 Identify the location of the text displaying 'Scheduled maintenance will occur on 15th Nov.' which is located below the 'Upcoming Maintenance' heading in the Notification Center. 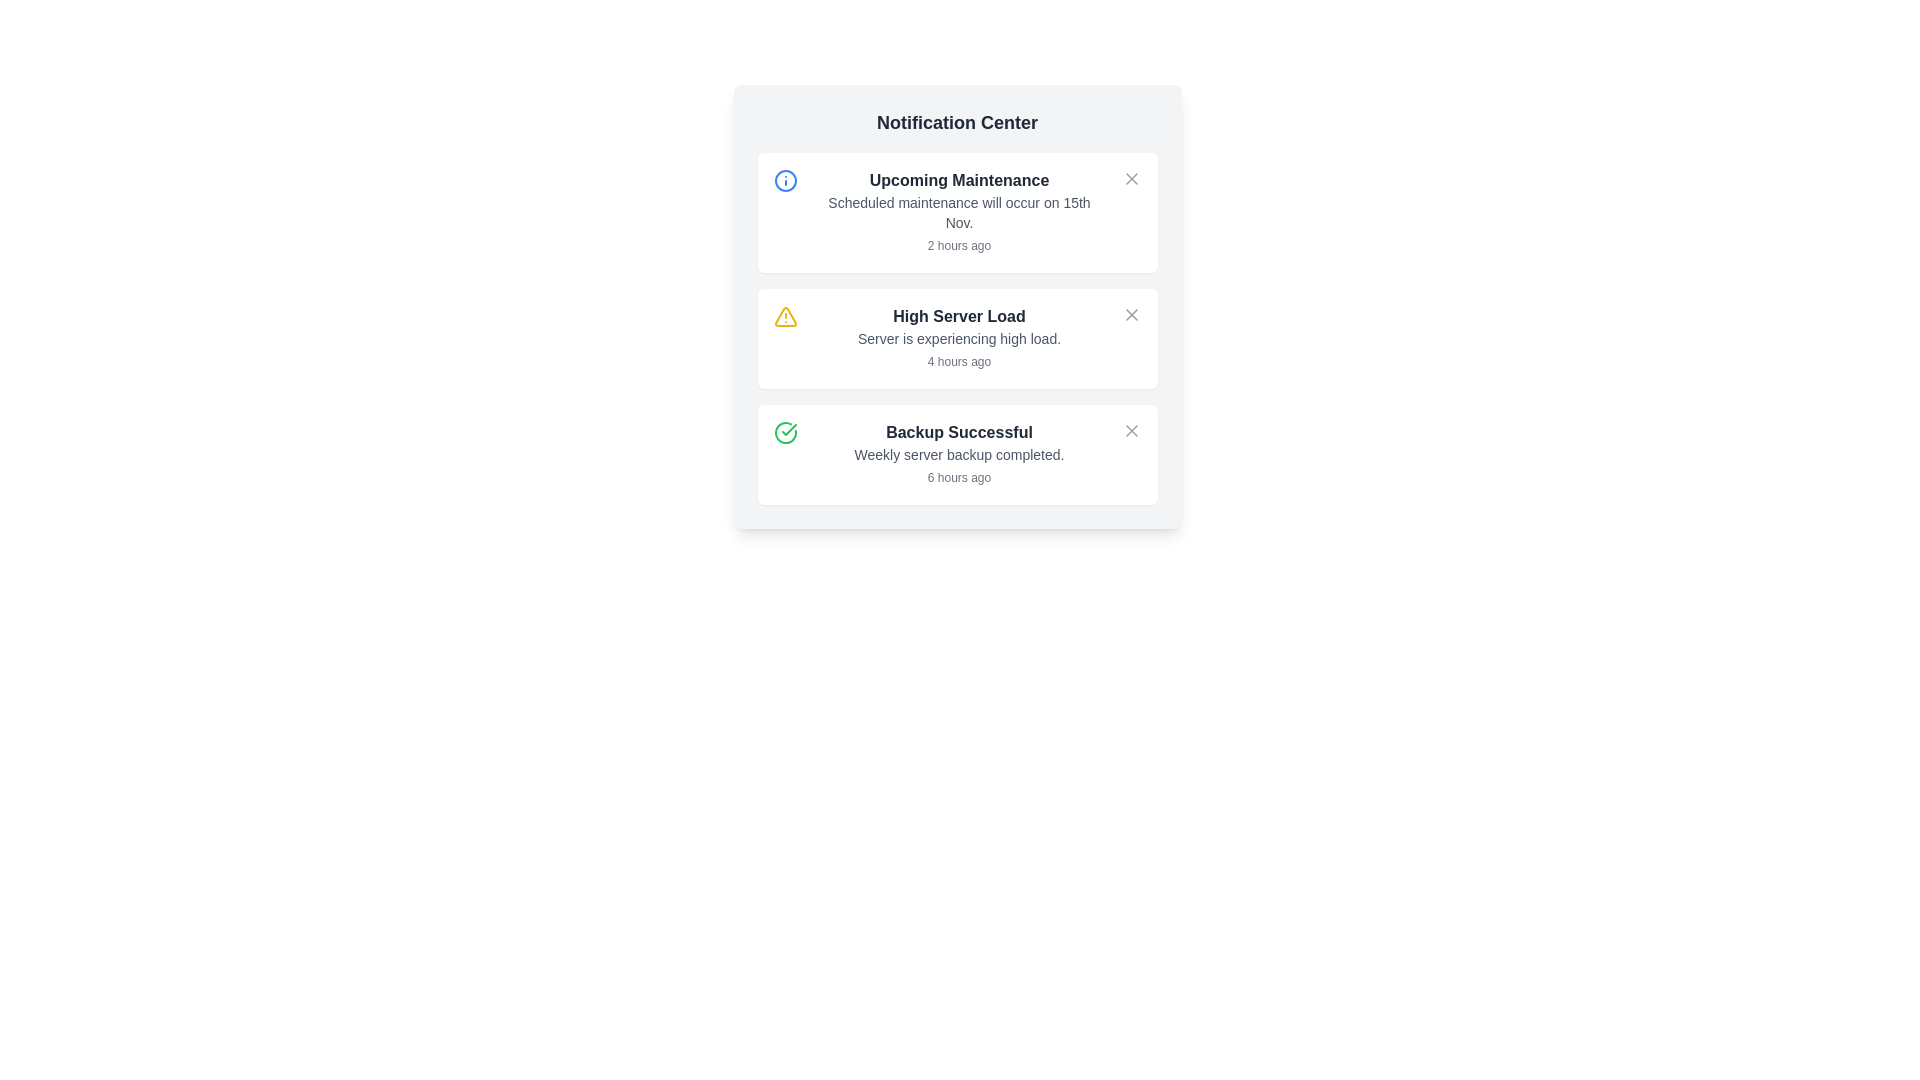
(958, 212).